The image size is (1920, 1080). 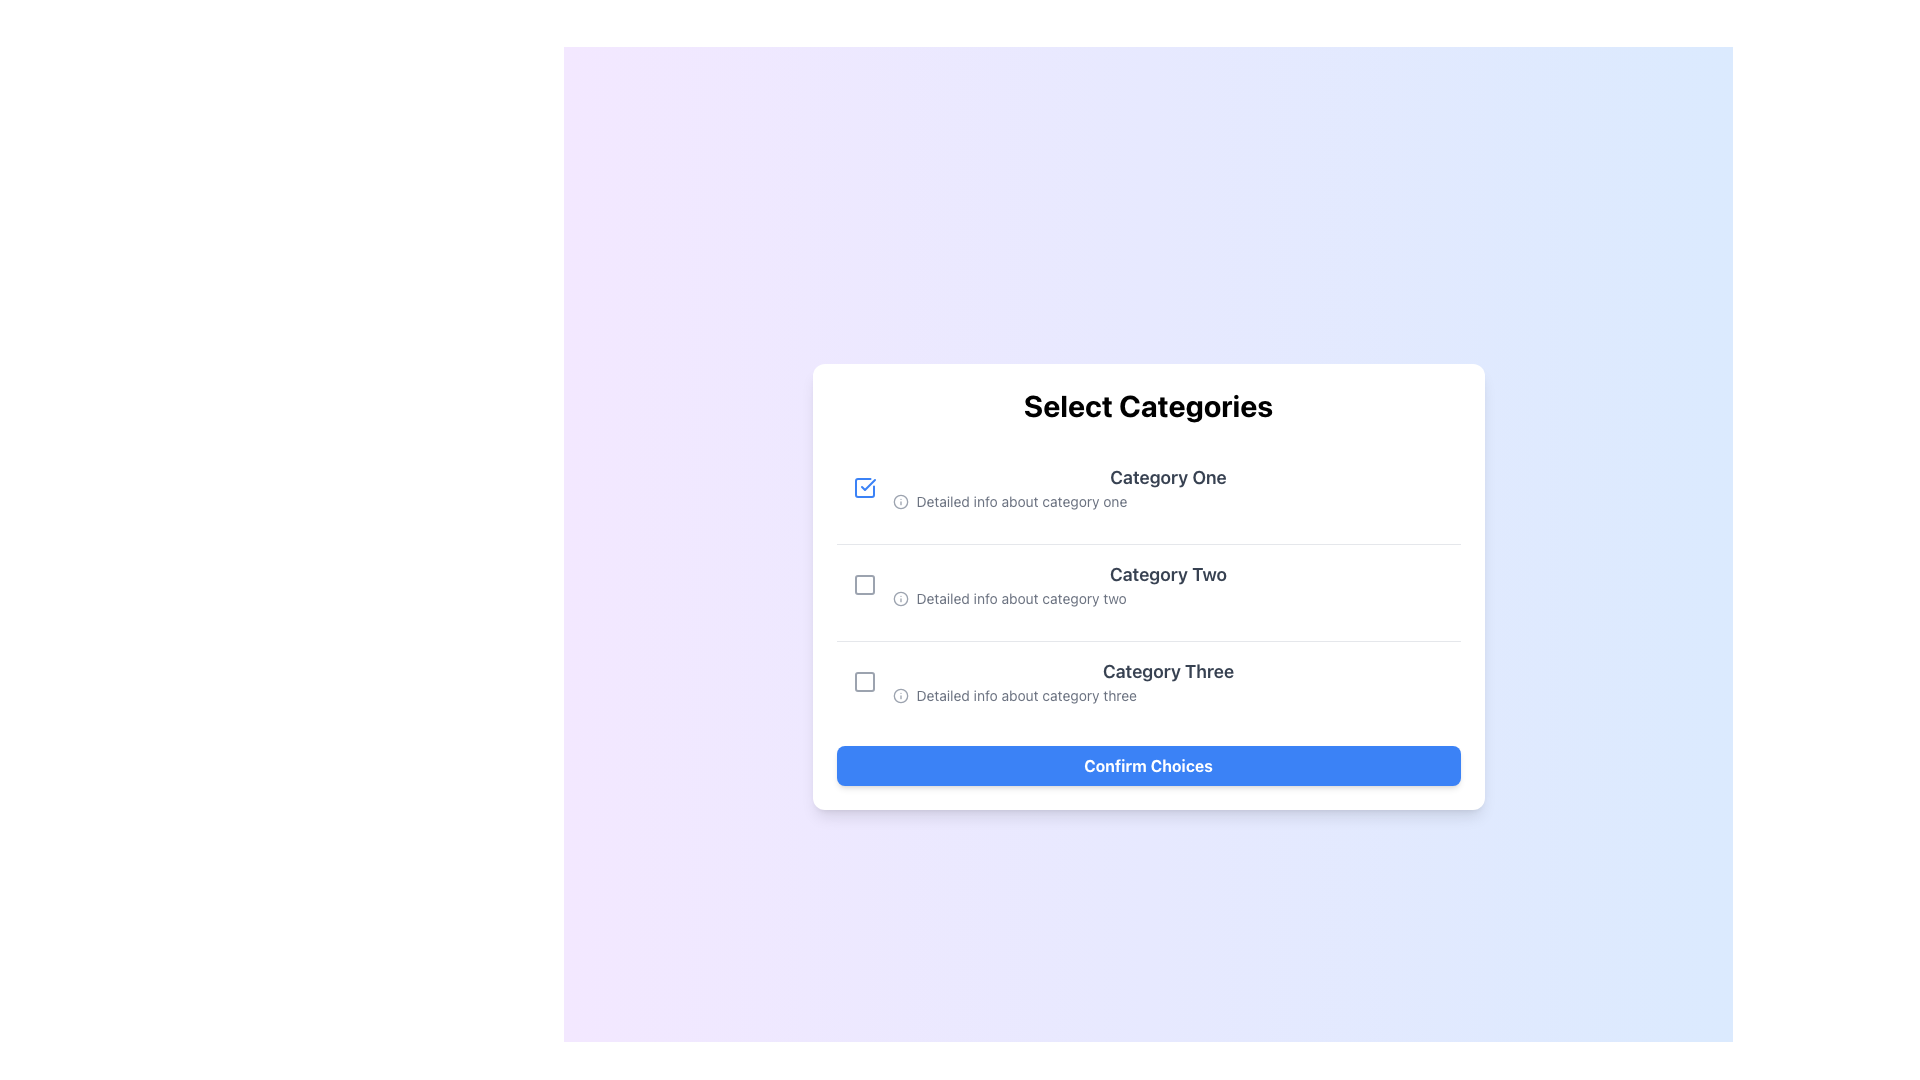 I want to click on the 'Category Two' text label, which is styled in bold and larger font size, located in the central content area before the descriptive text, so click(x=1168, y=574).